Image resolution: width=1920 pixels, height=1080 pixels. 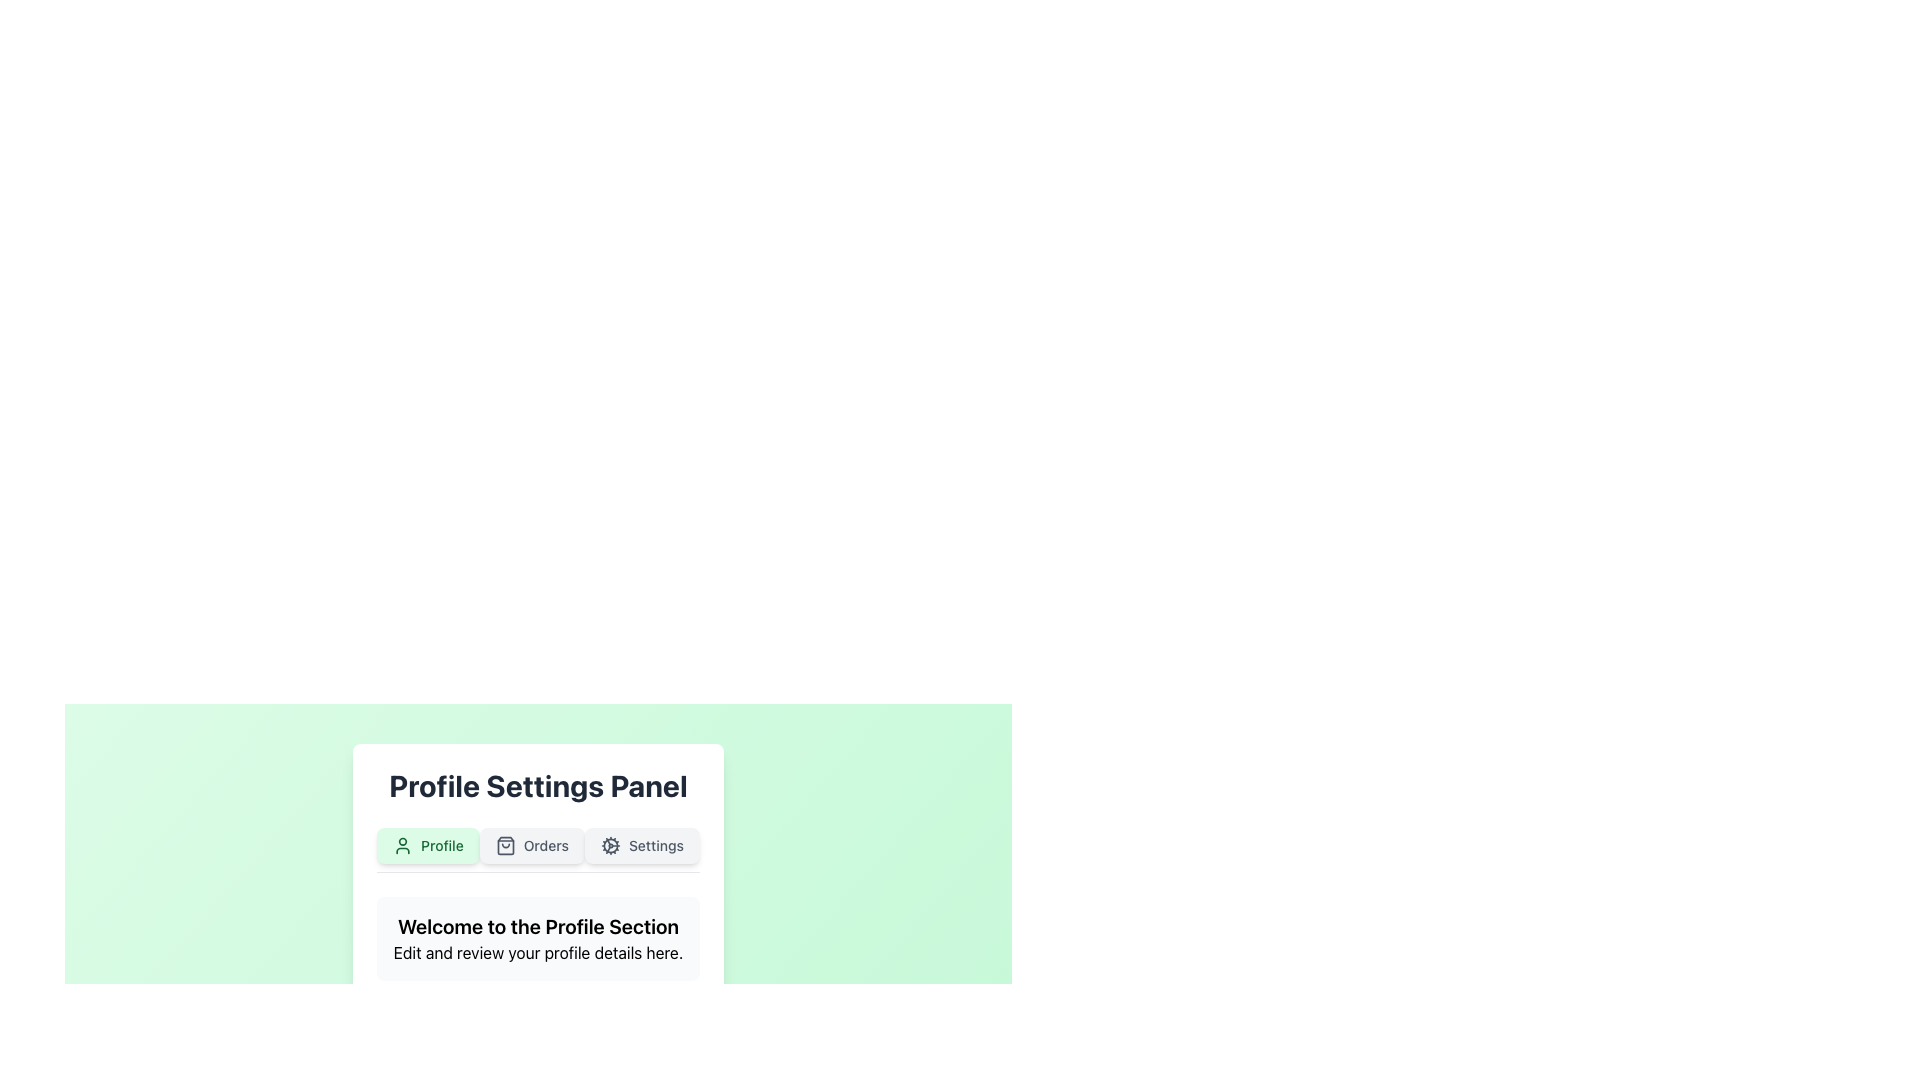 I want to click on the navigation button located between the 'Profile' and 'Settings' buttons, so click(x=532, y=845).